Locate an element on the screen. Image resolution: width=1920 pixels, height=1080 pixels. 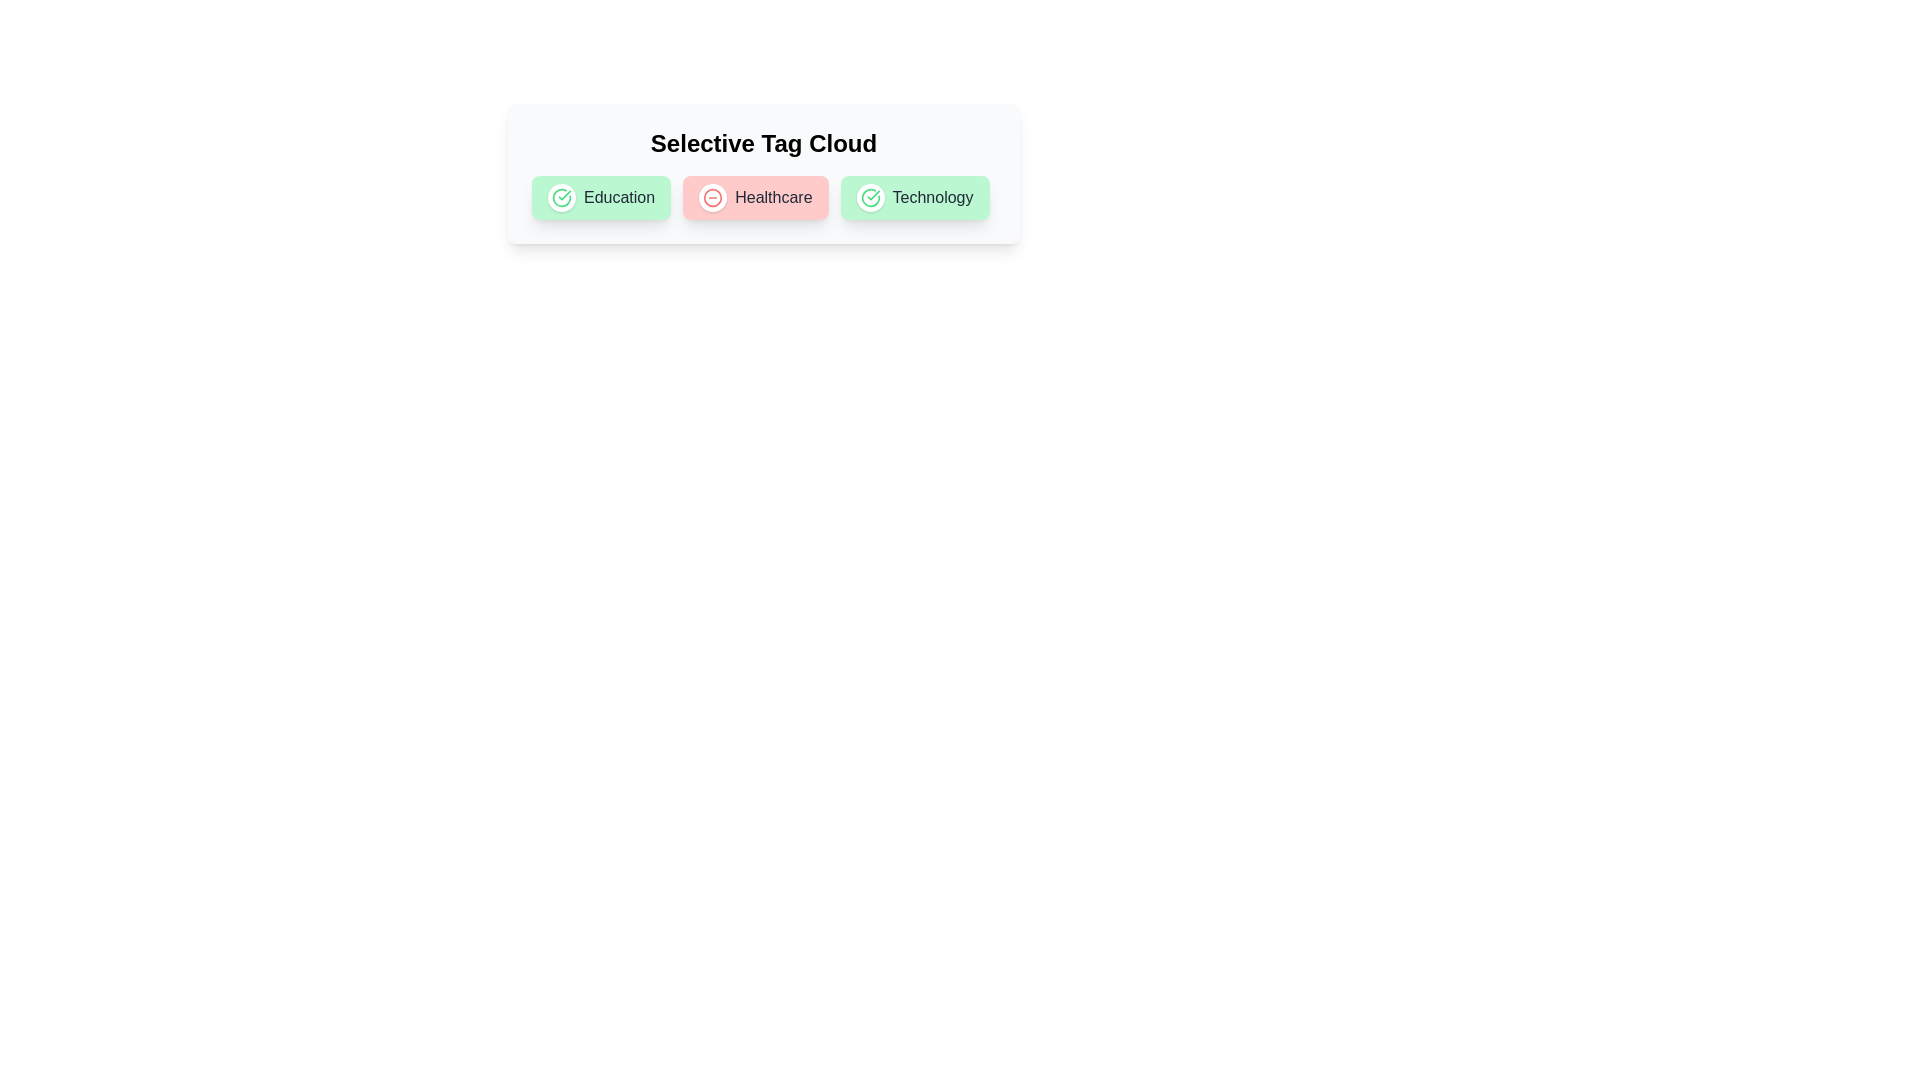
the tag labeled Technology is located at coordinates (869, 197).